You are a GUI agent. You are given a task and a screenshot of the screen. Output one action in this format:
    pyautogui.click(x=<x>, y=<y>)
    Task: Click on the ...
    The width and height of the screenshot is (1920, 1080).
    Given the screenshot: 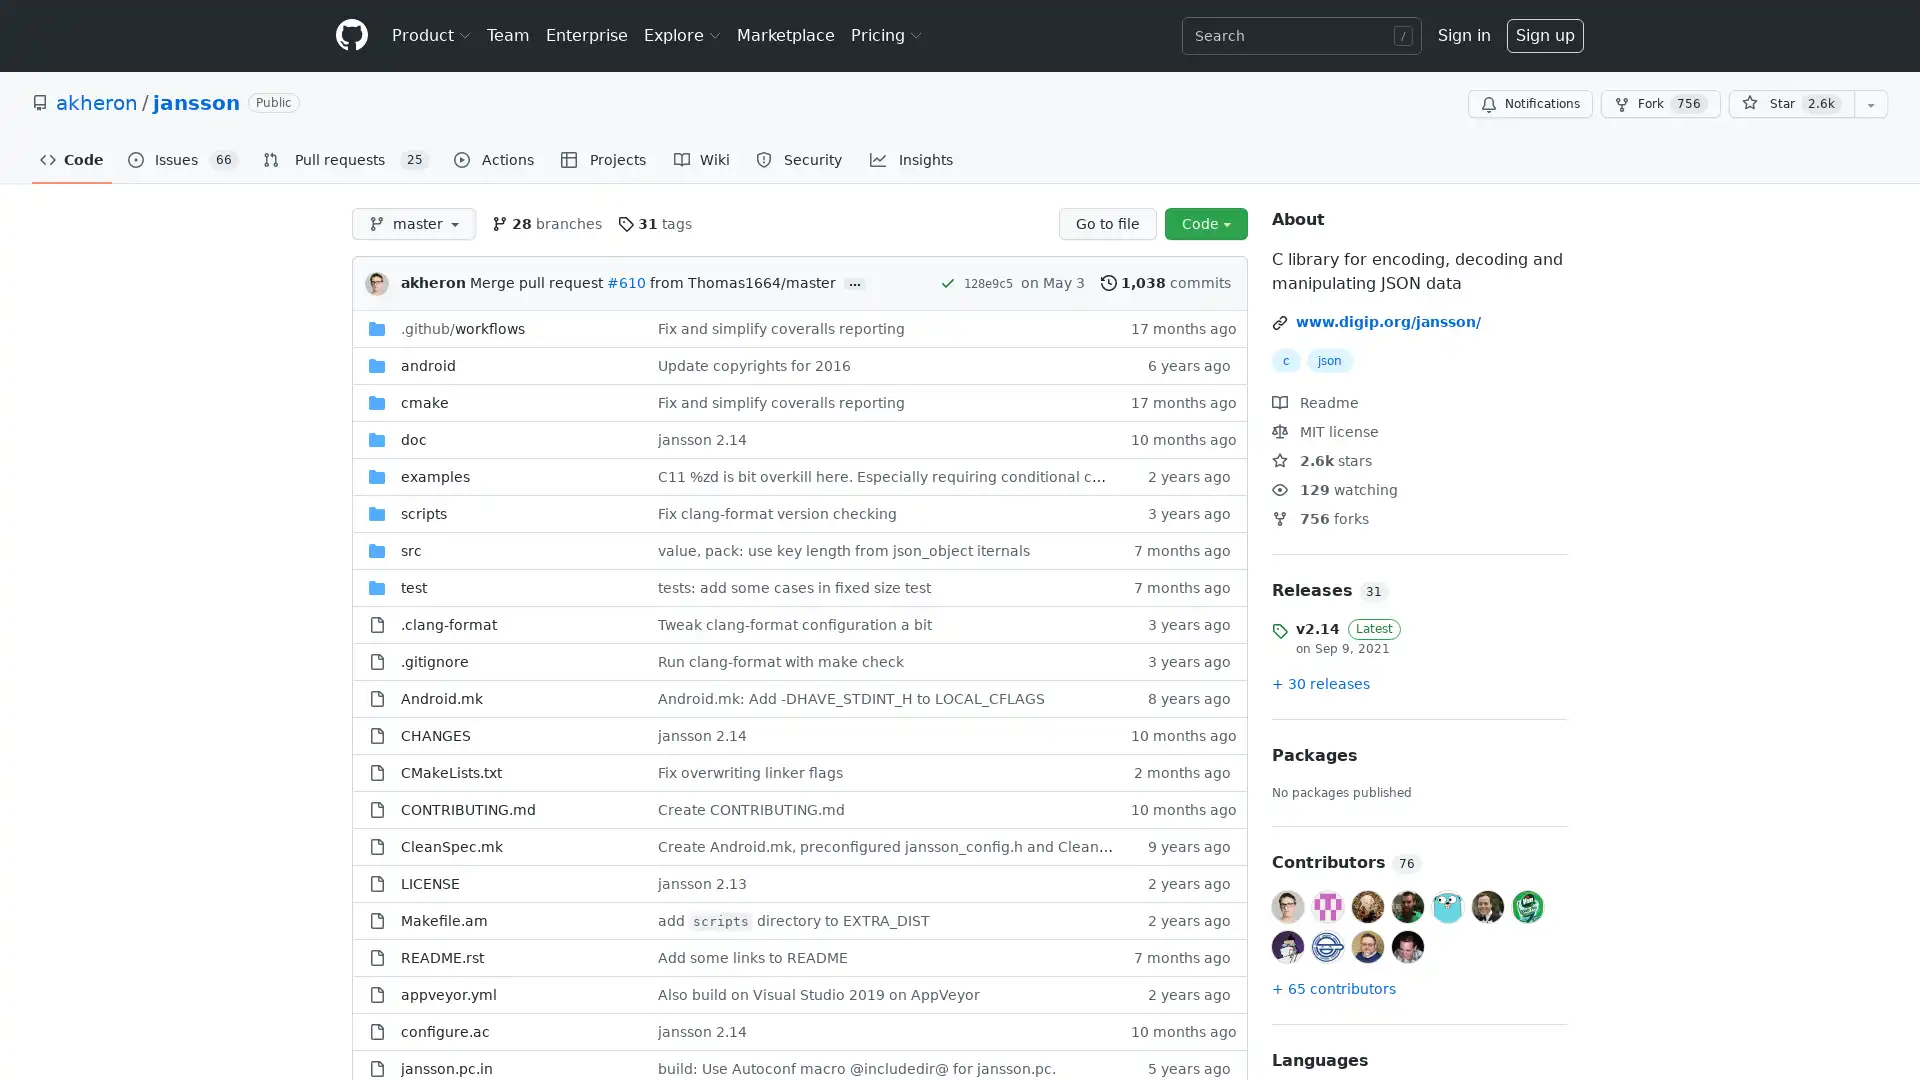 What is the action you would take?
    pyautogui.click(x=854, y=284)
    